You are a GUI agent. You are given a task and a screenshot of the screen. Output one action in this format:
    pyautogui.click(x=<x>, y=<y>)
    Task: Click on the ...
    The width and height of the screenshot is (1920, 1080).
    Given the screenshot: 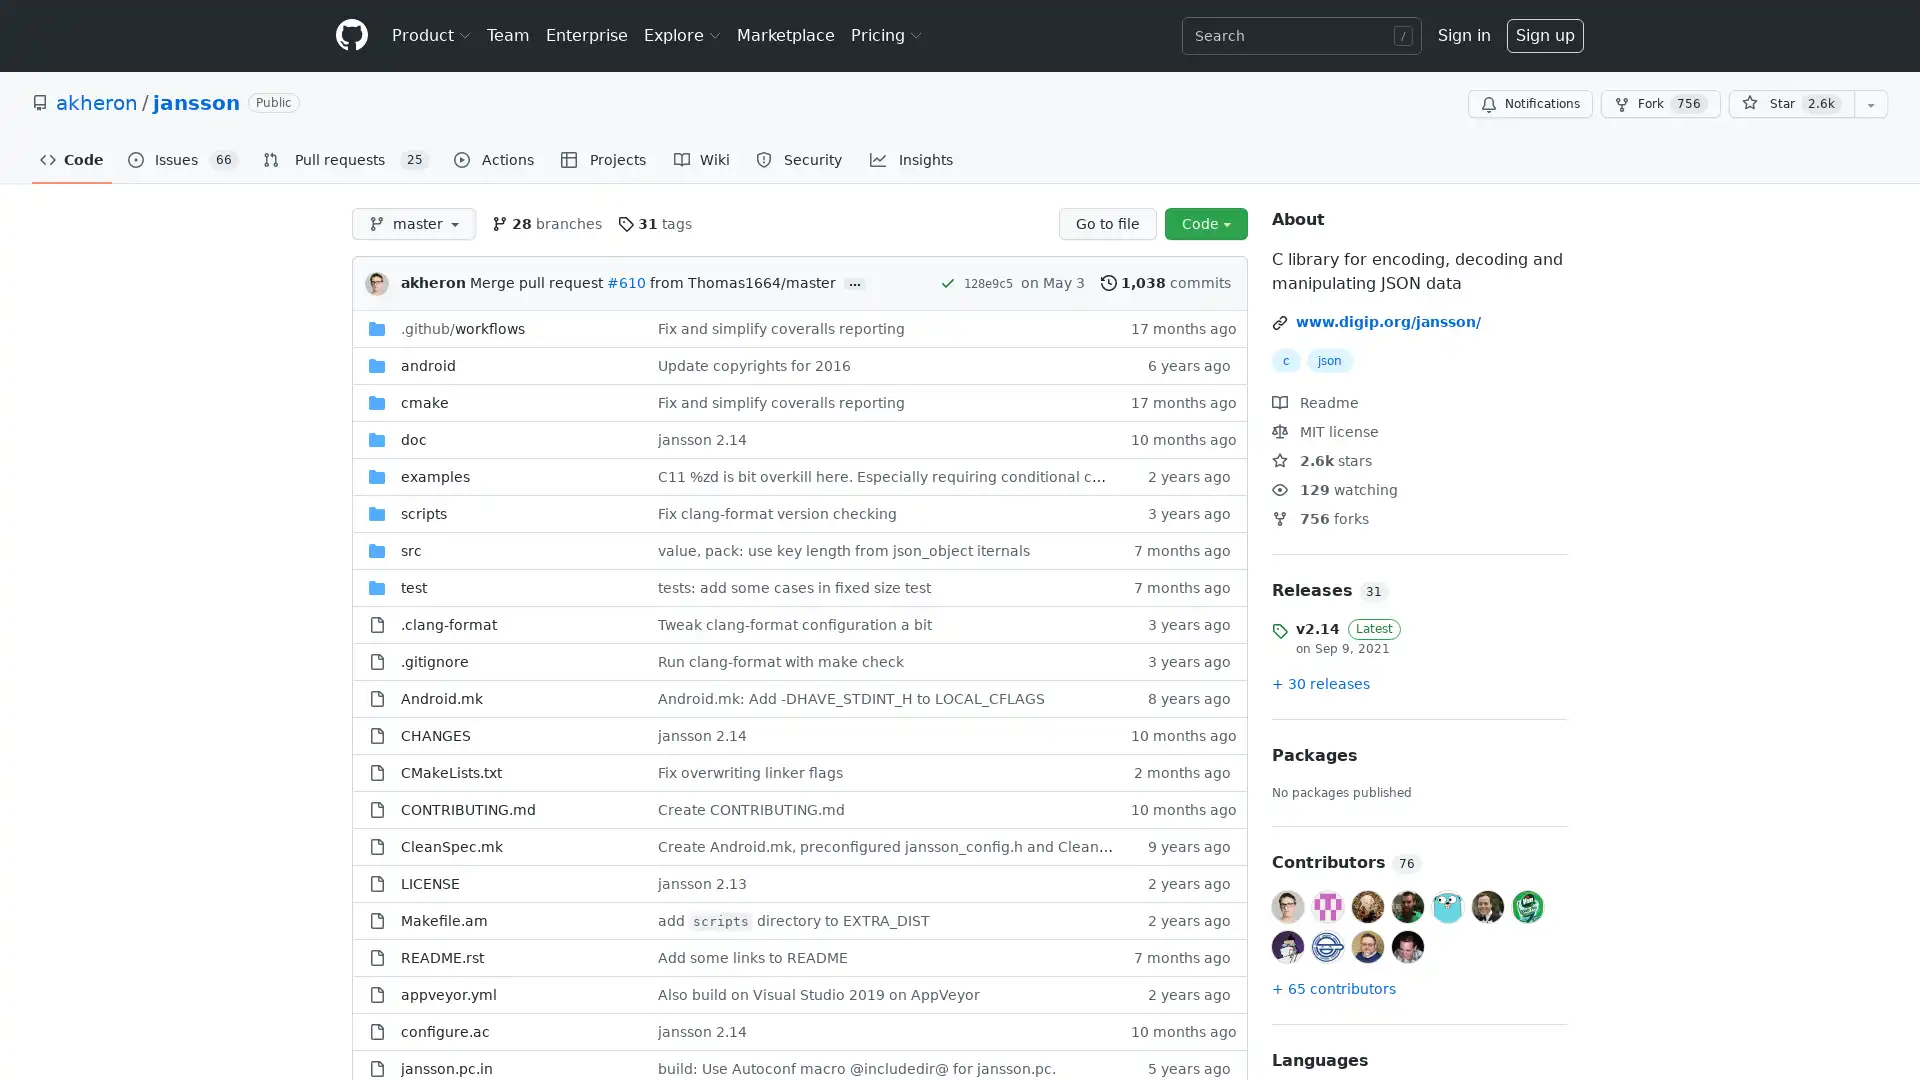 What is the action you would take?
    pyautogui.click(x=854, y=284)
    